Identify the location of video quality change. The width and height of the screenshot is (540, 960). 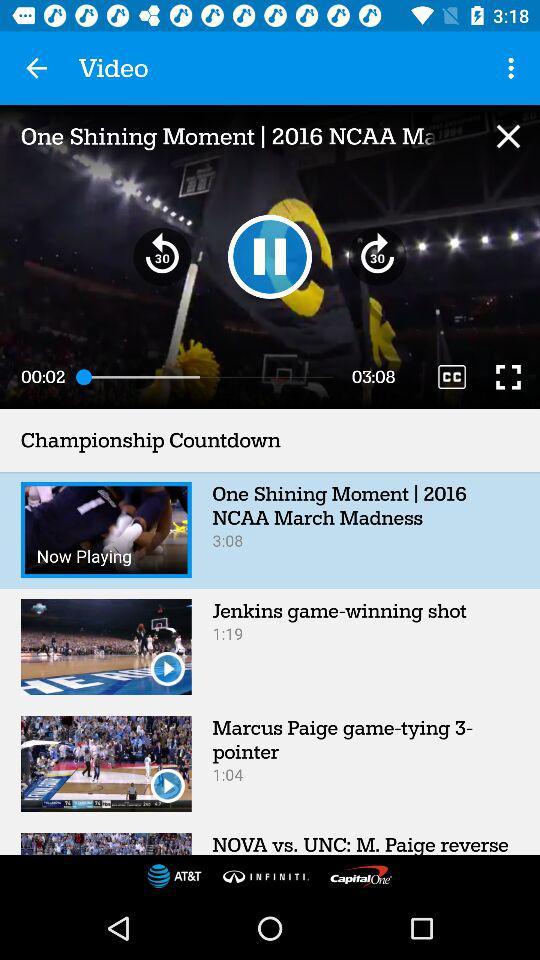
(452, 376).